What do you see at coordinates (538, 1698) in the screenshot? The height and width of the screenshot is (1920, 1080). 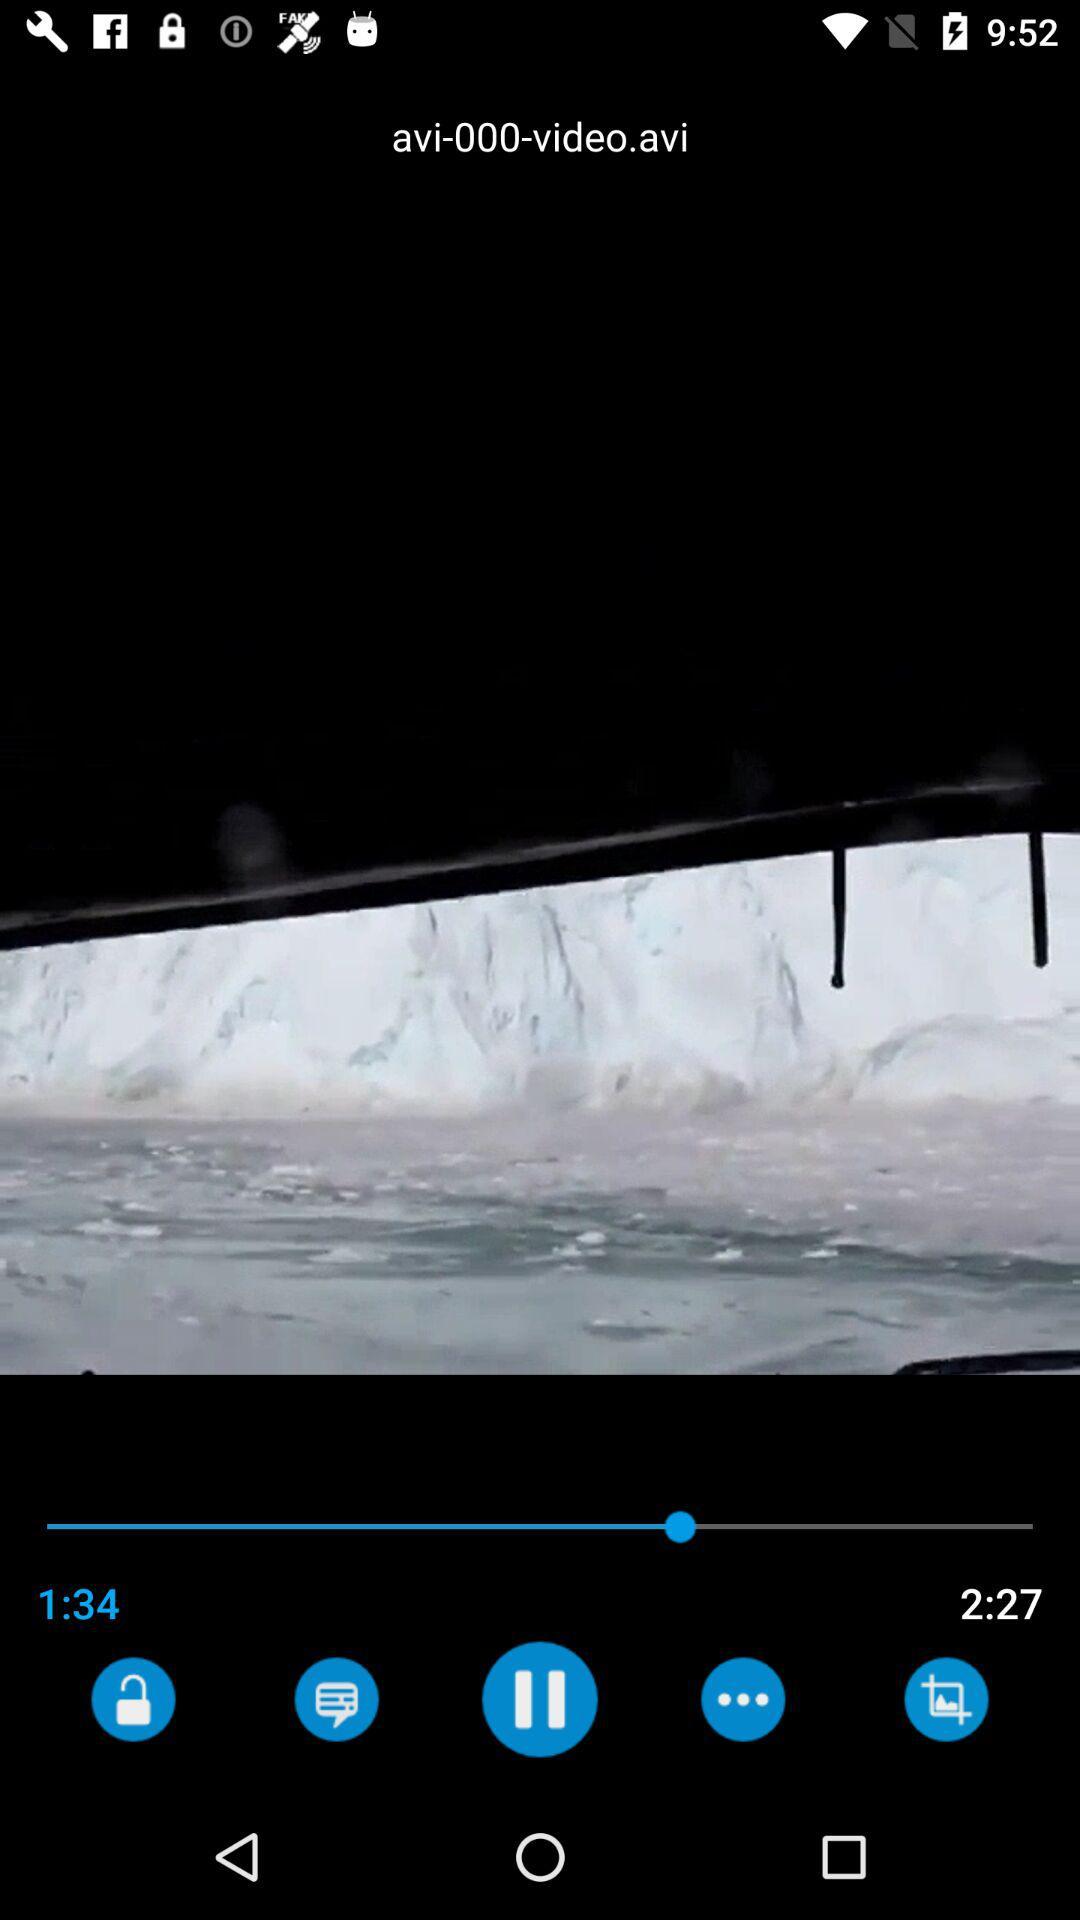 I see `pause` at bounding box center [538, 1698].